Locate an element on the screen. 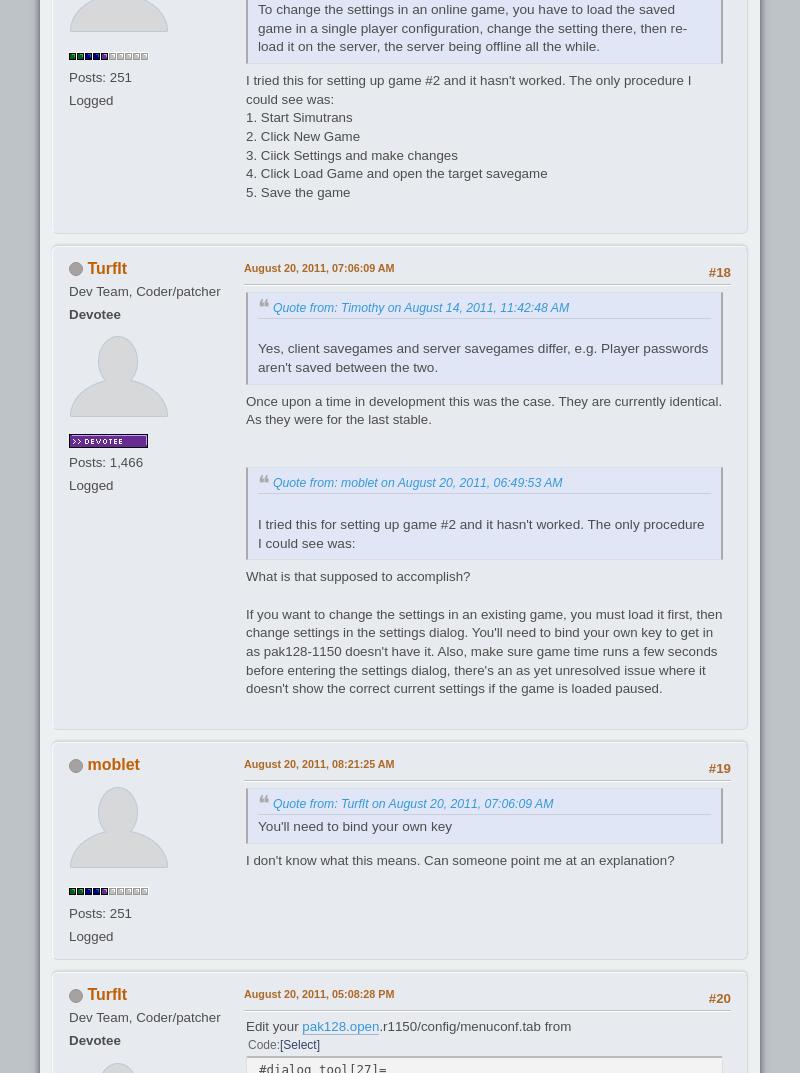  'Posts: 1,466' is located at coordinates (105, 462).